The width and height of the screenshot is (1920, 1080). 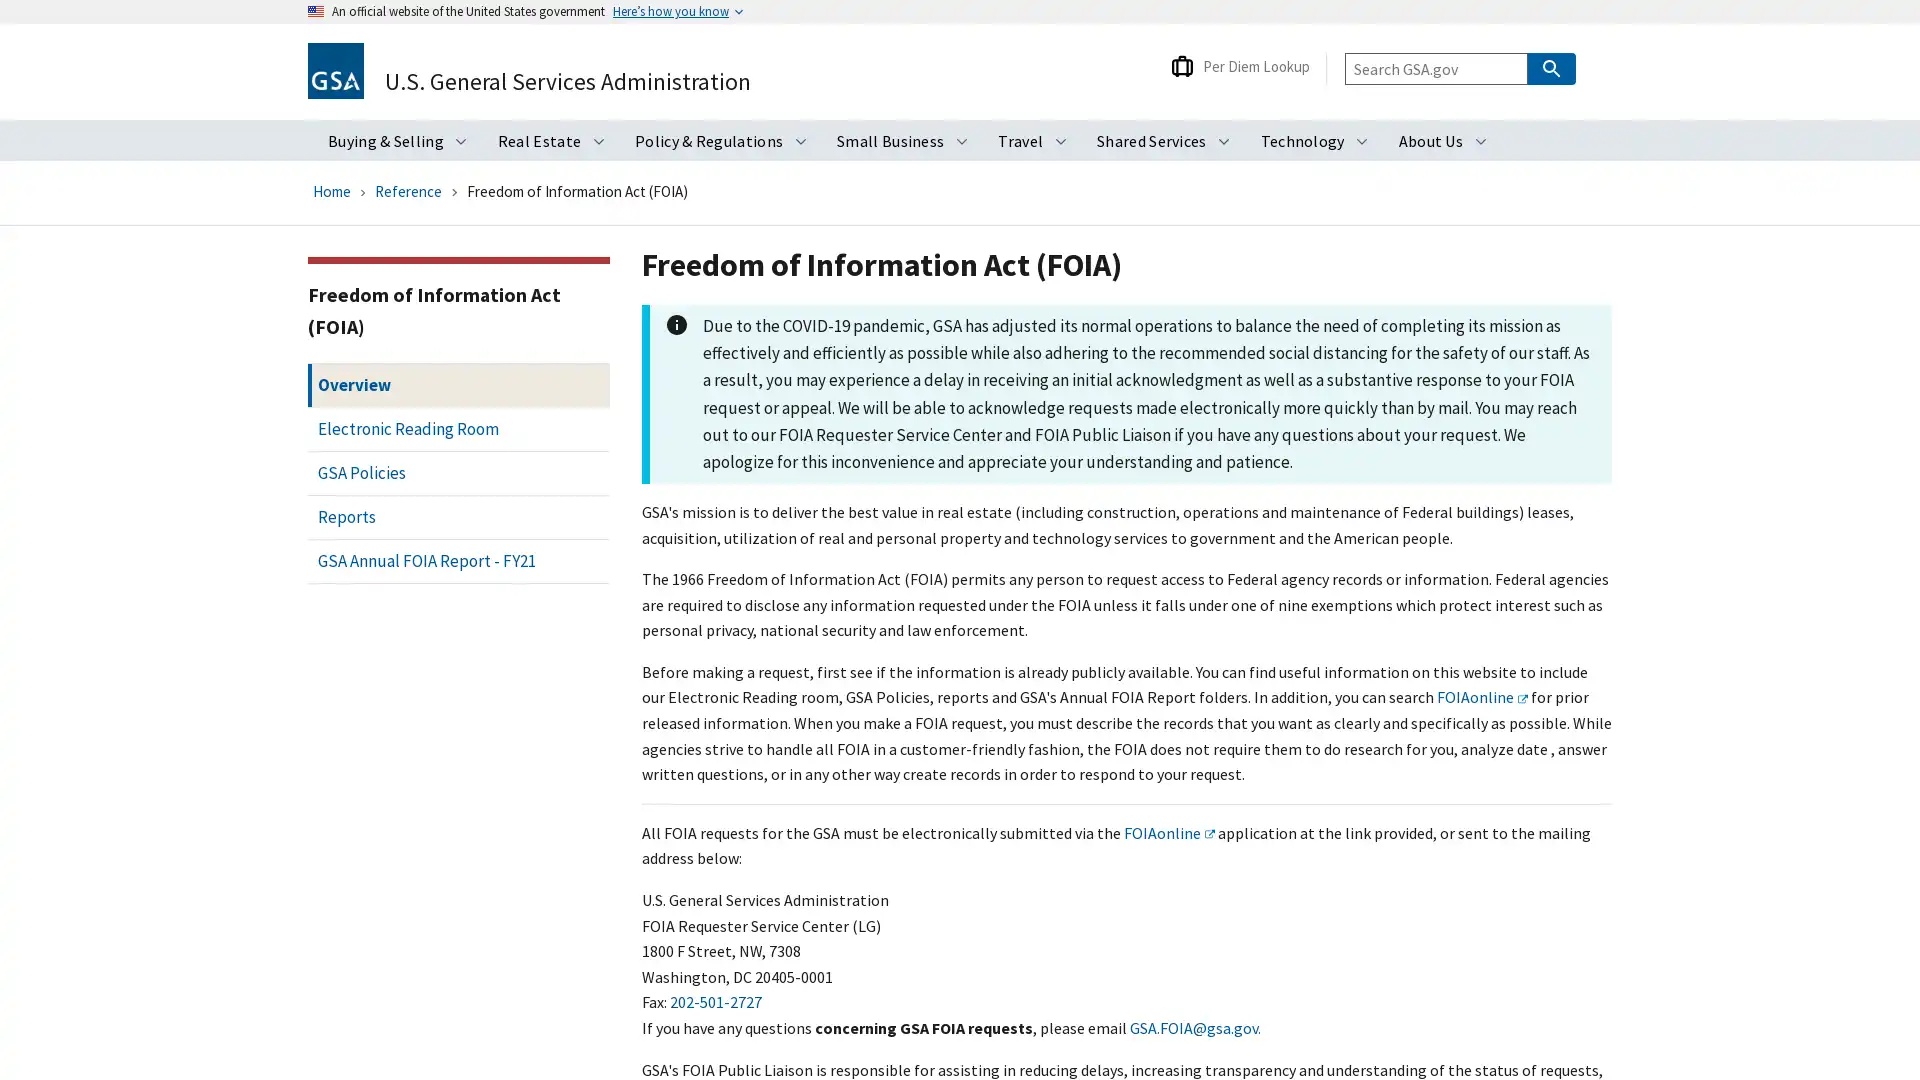 I want to click on Heres how you know, so click(x=671, y=11).